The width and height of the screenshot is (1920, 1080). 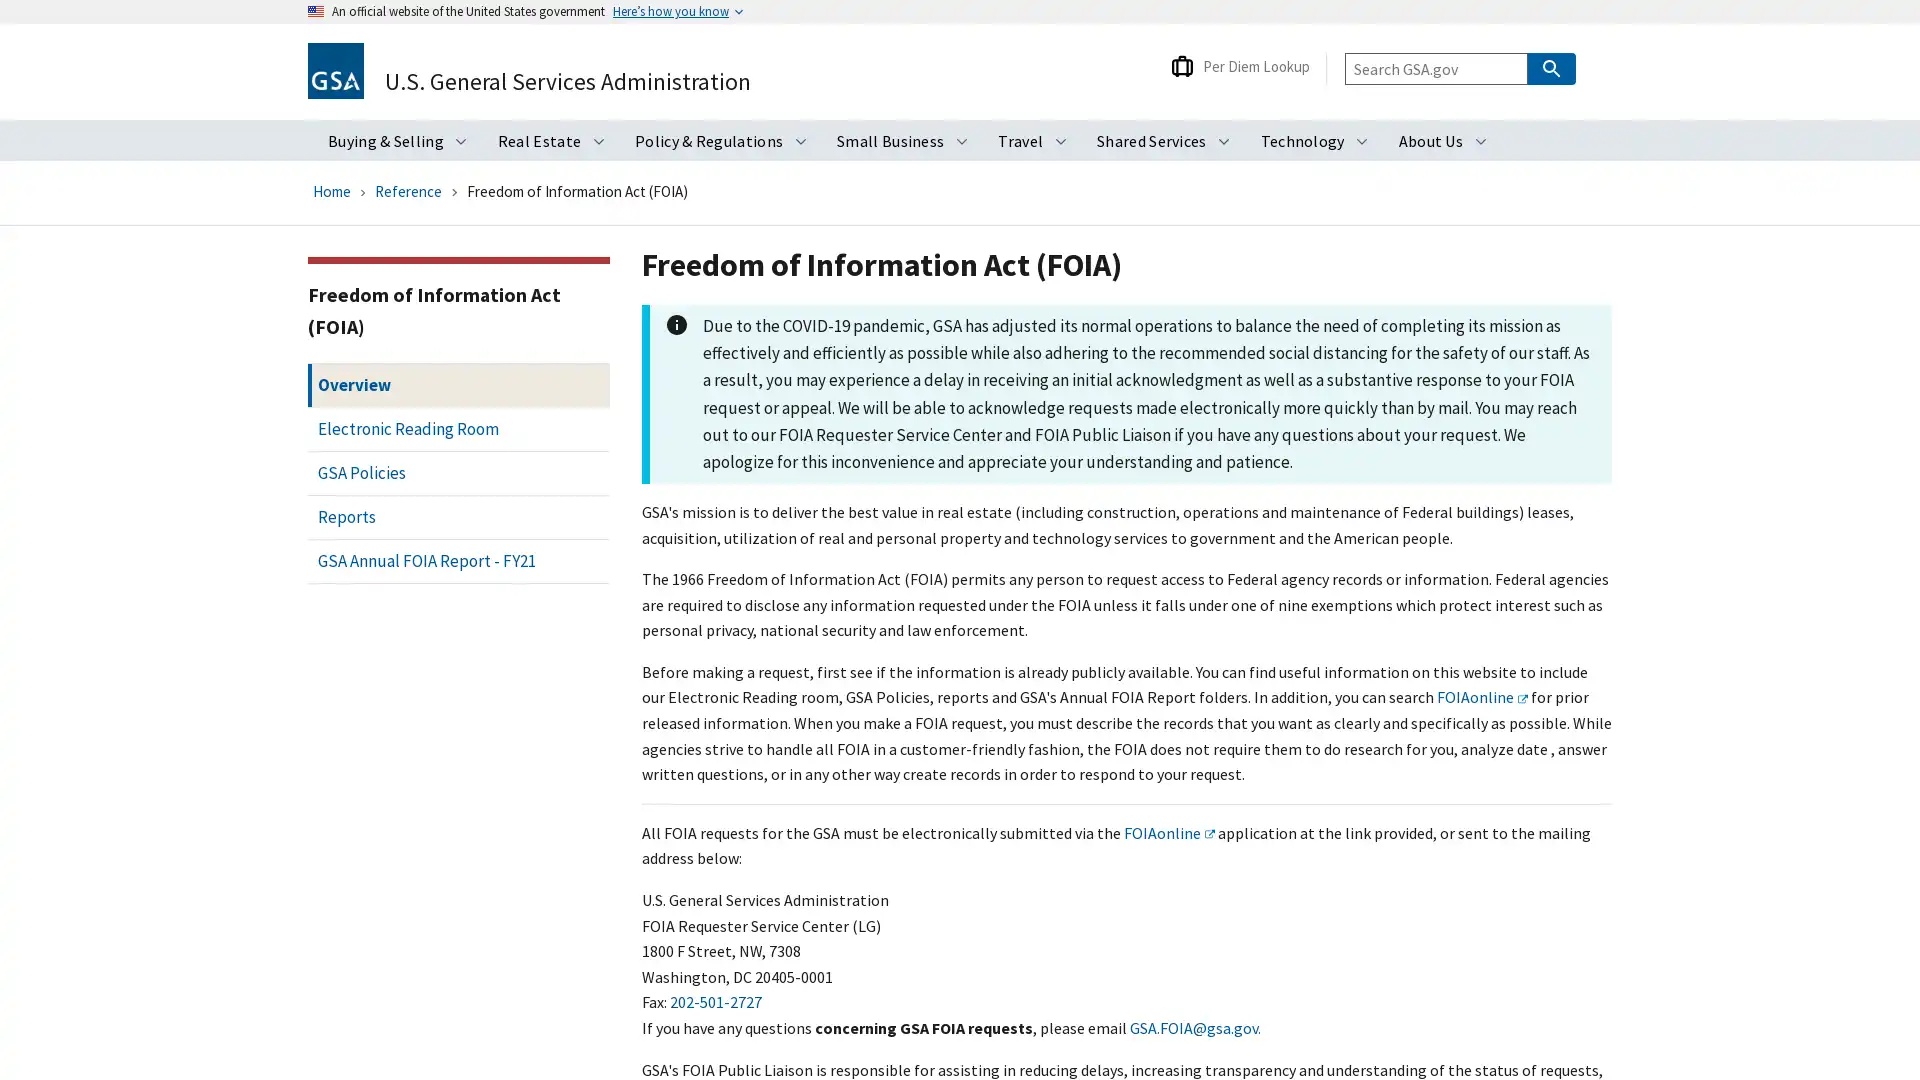 I want to click on Heres how you know, so click(x=671, y=11).